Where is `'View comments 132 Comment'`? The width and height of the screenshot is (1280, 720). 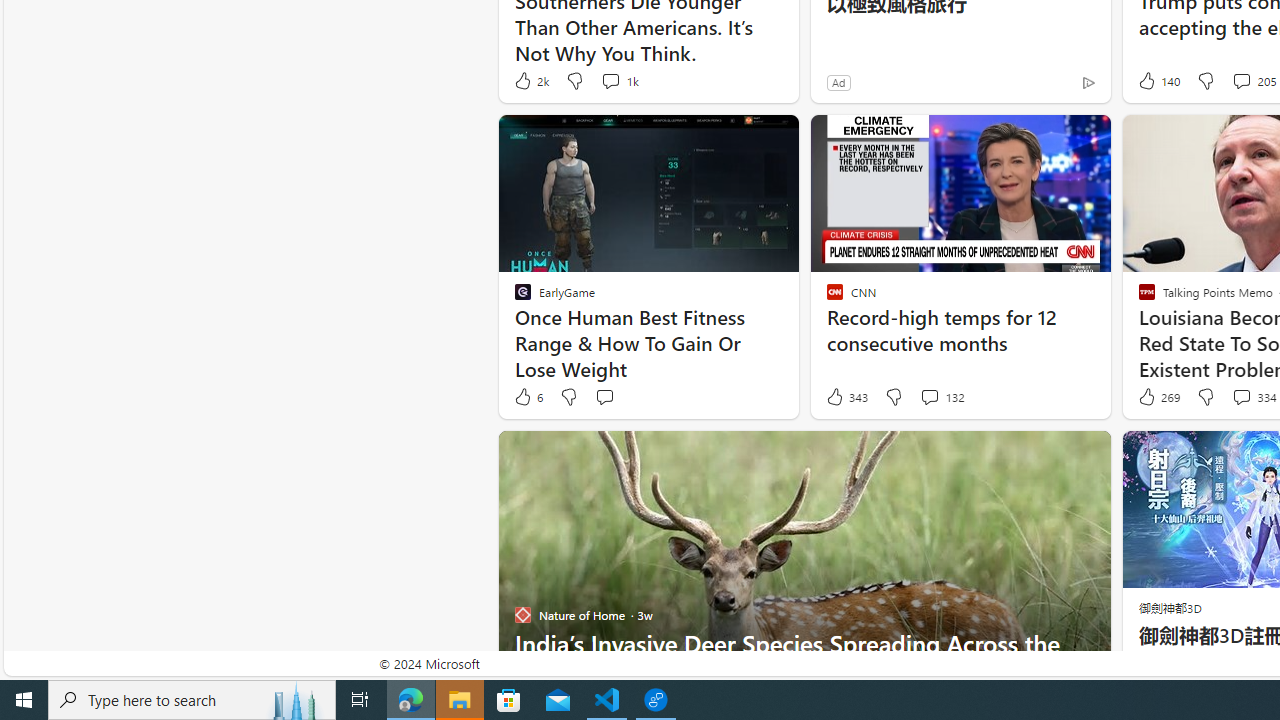 'View comments 132 Comment' is located at coordinates (928, 397).